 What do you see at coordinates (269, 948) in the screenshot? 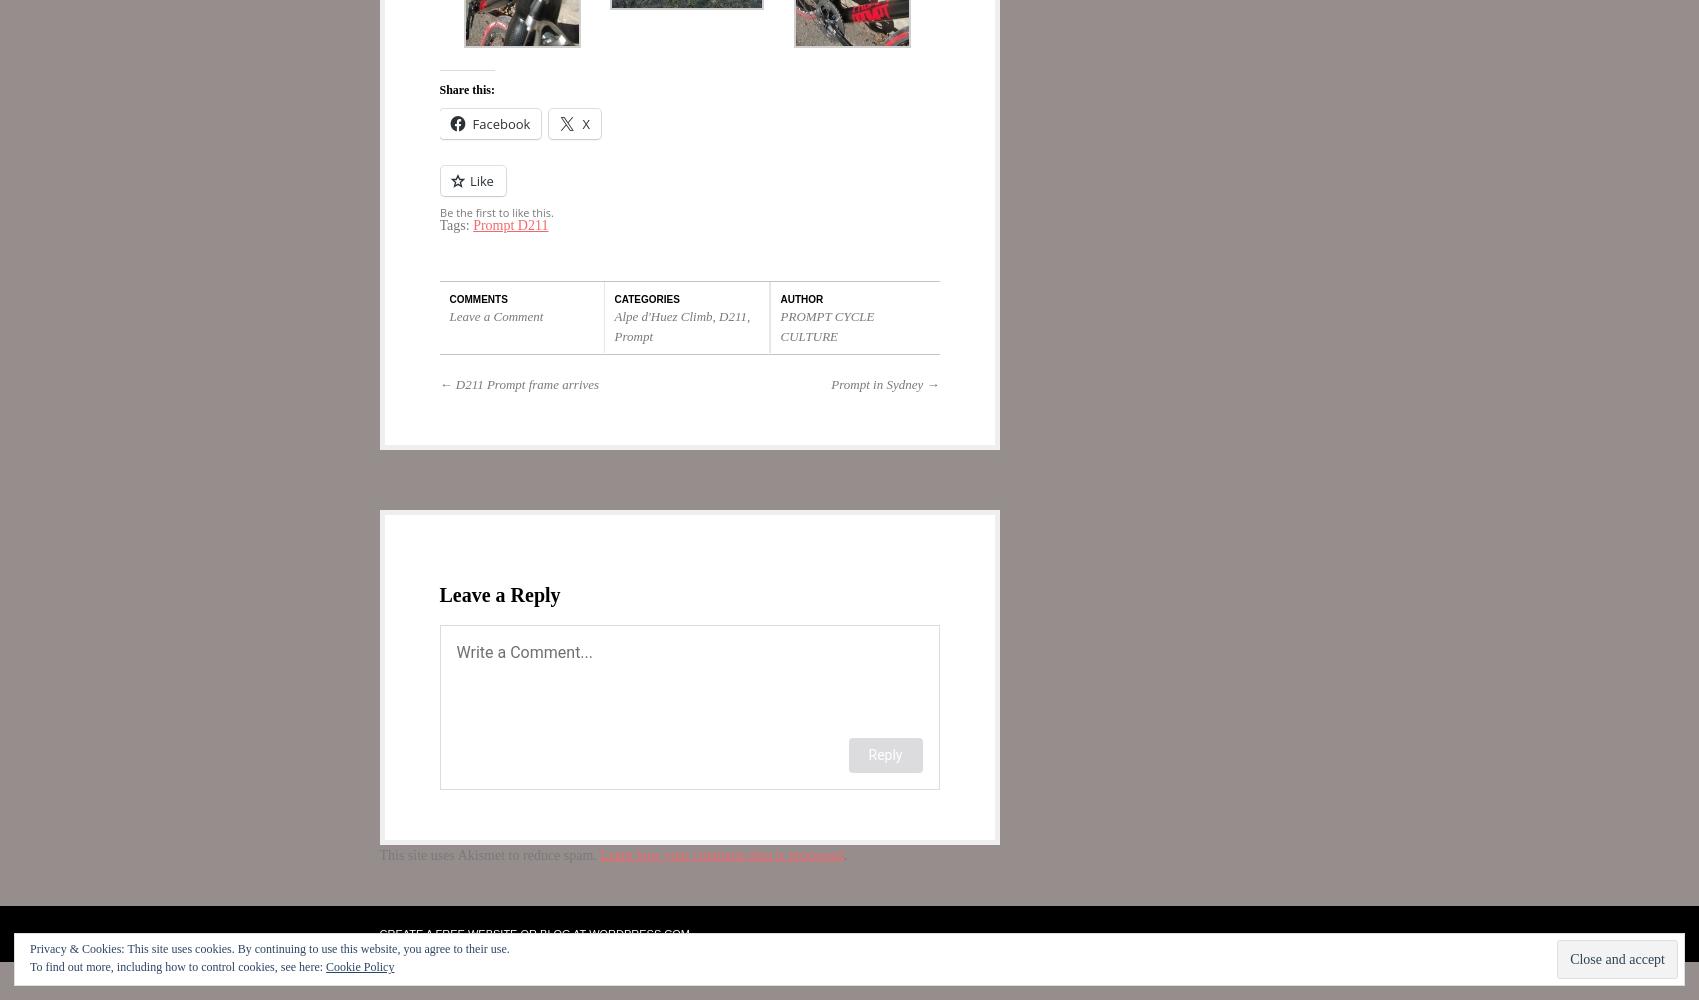
I see `'Privacy & Cookies: This site uses cookies. By continuing to use this website, you agree to their use.'` at bounding box center [269, 948].